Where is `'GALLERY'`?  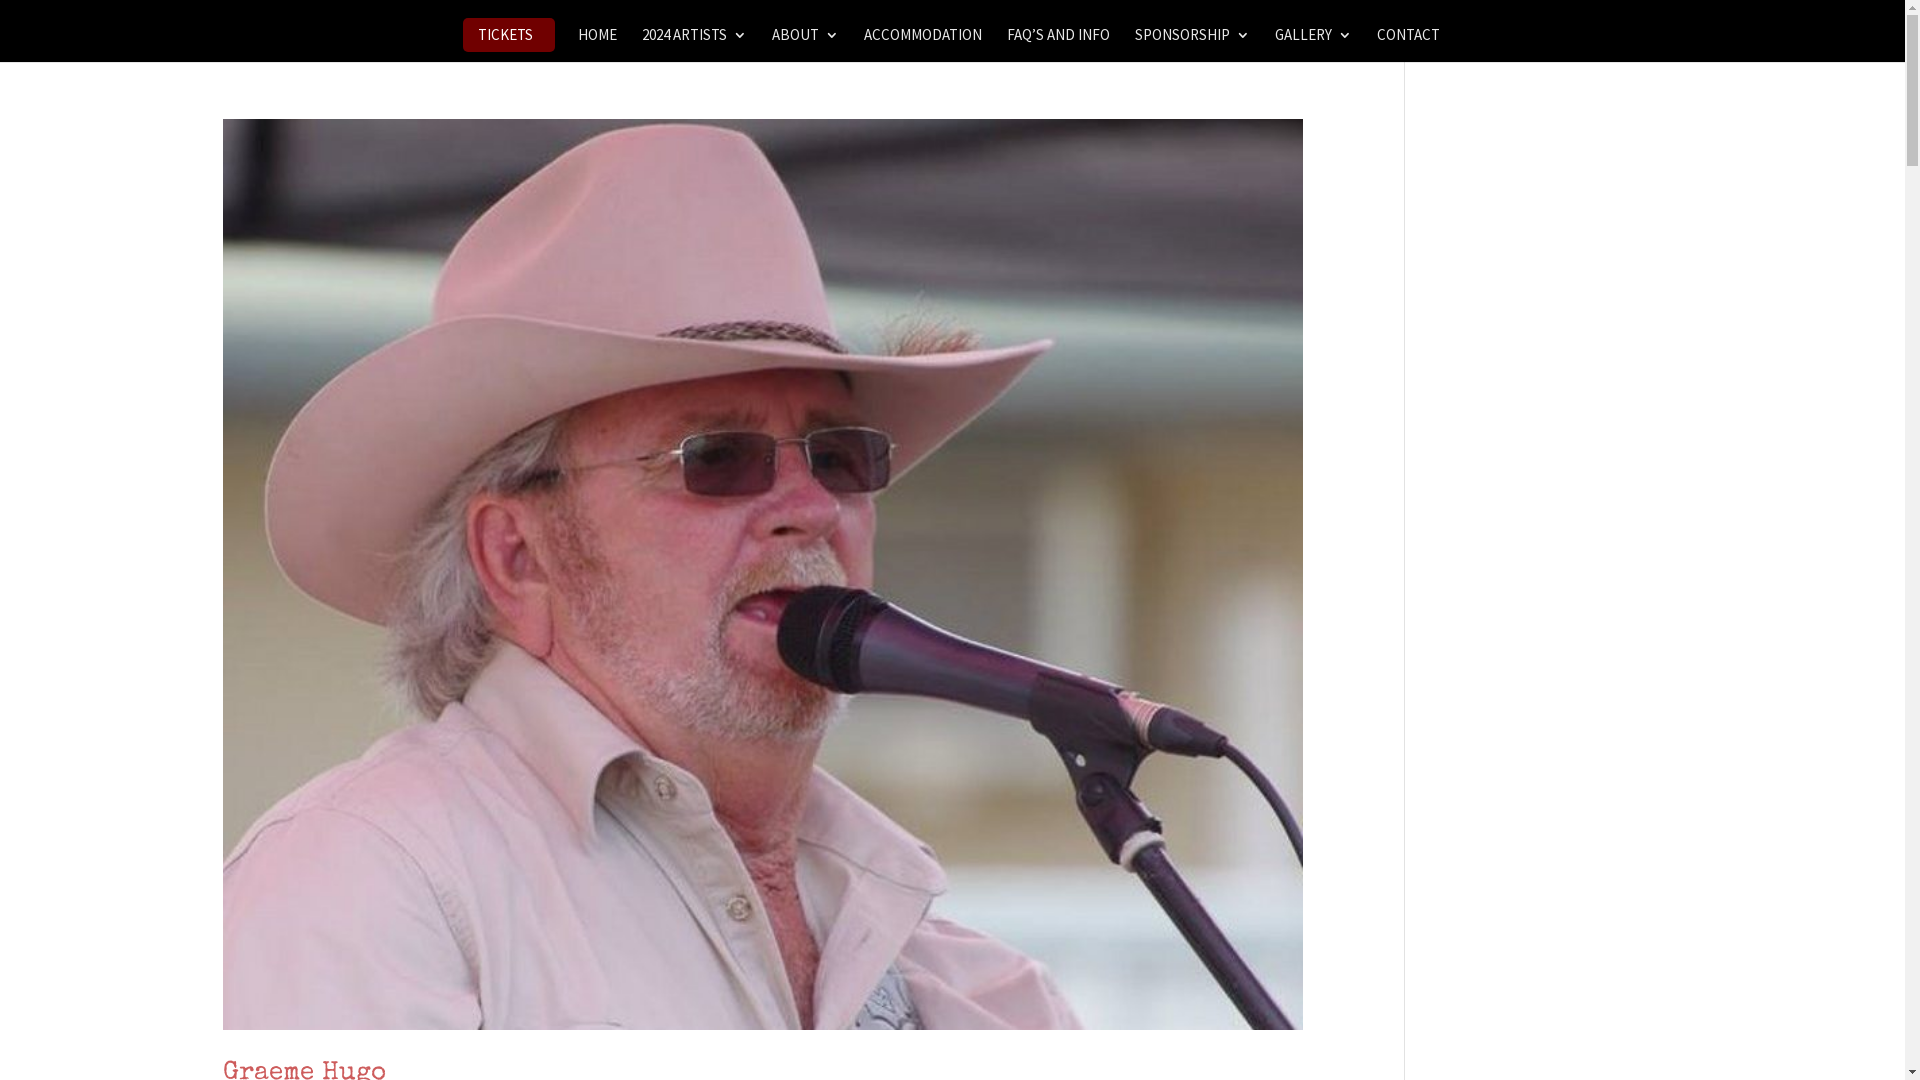
'GALLERY' is located at coordinates (1313, 43).